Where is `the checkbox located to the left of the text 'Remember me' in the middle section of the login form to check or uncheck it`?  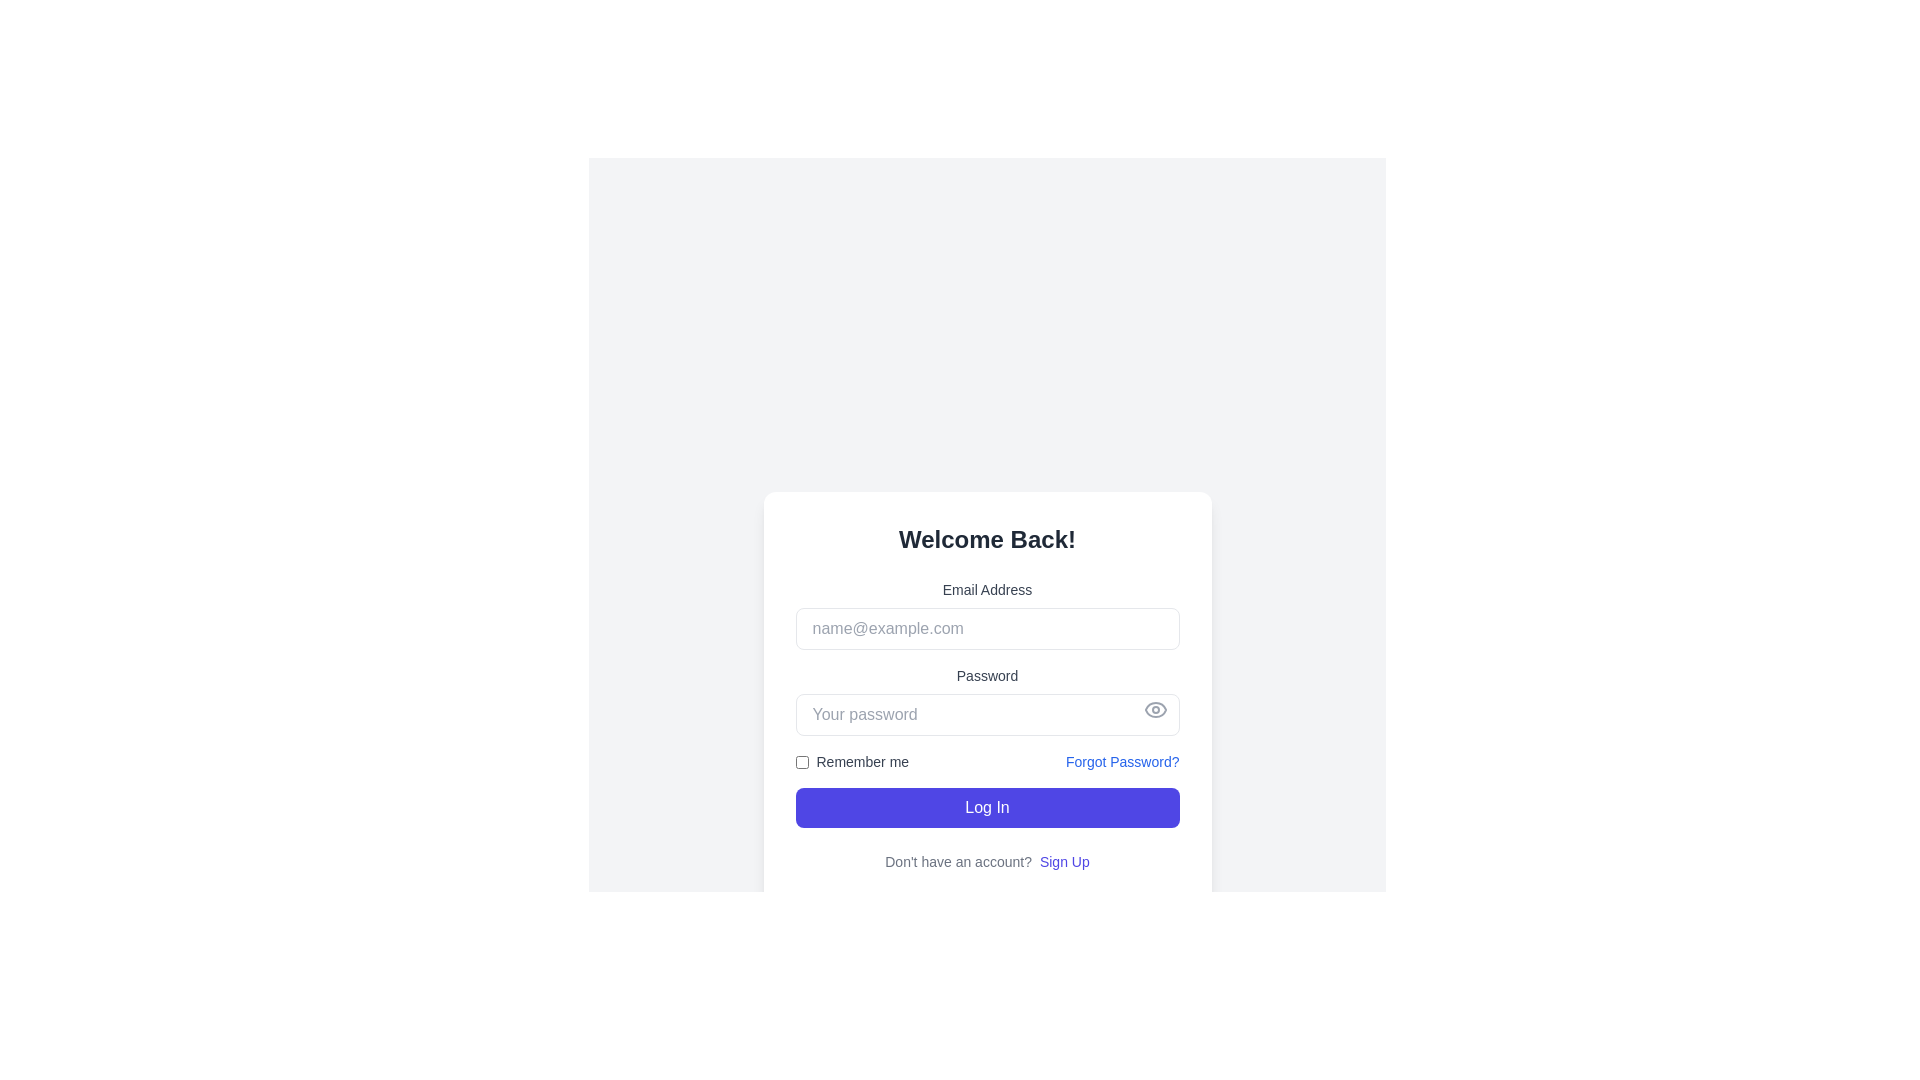 the checkbox located to the left of the text 'Remember me' in the middle section of the login form to check or uncheck it is located at coordinates (801, 762).